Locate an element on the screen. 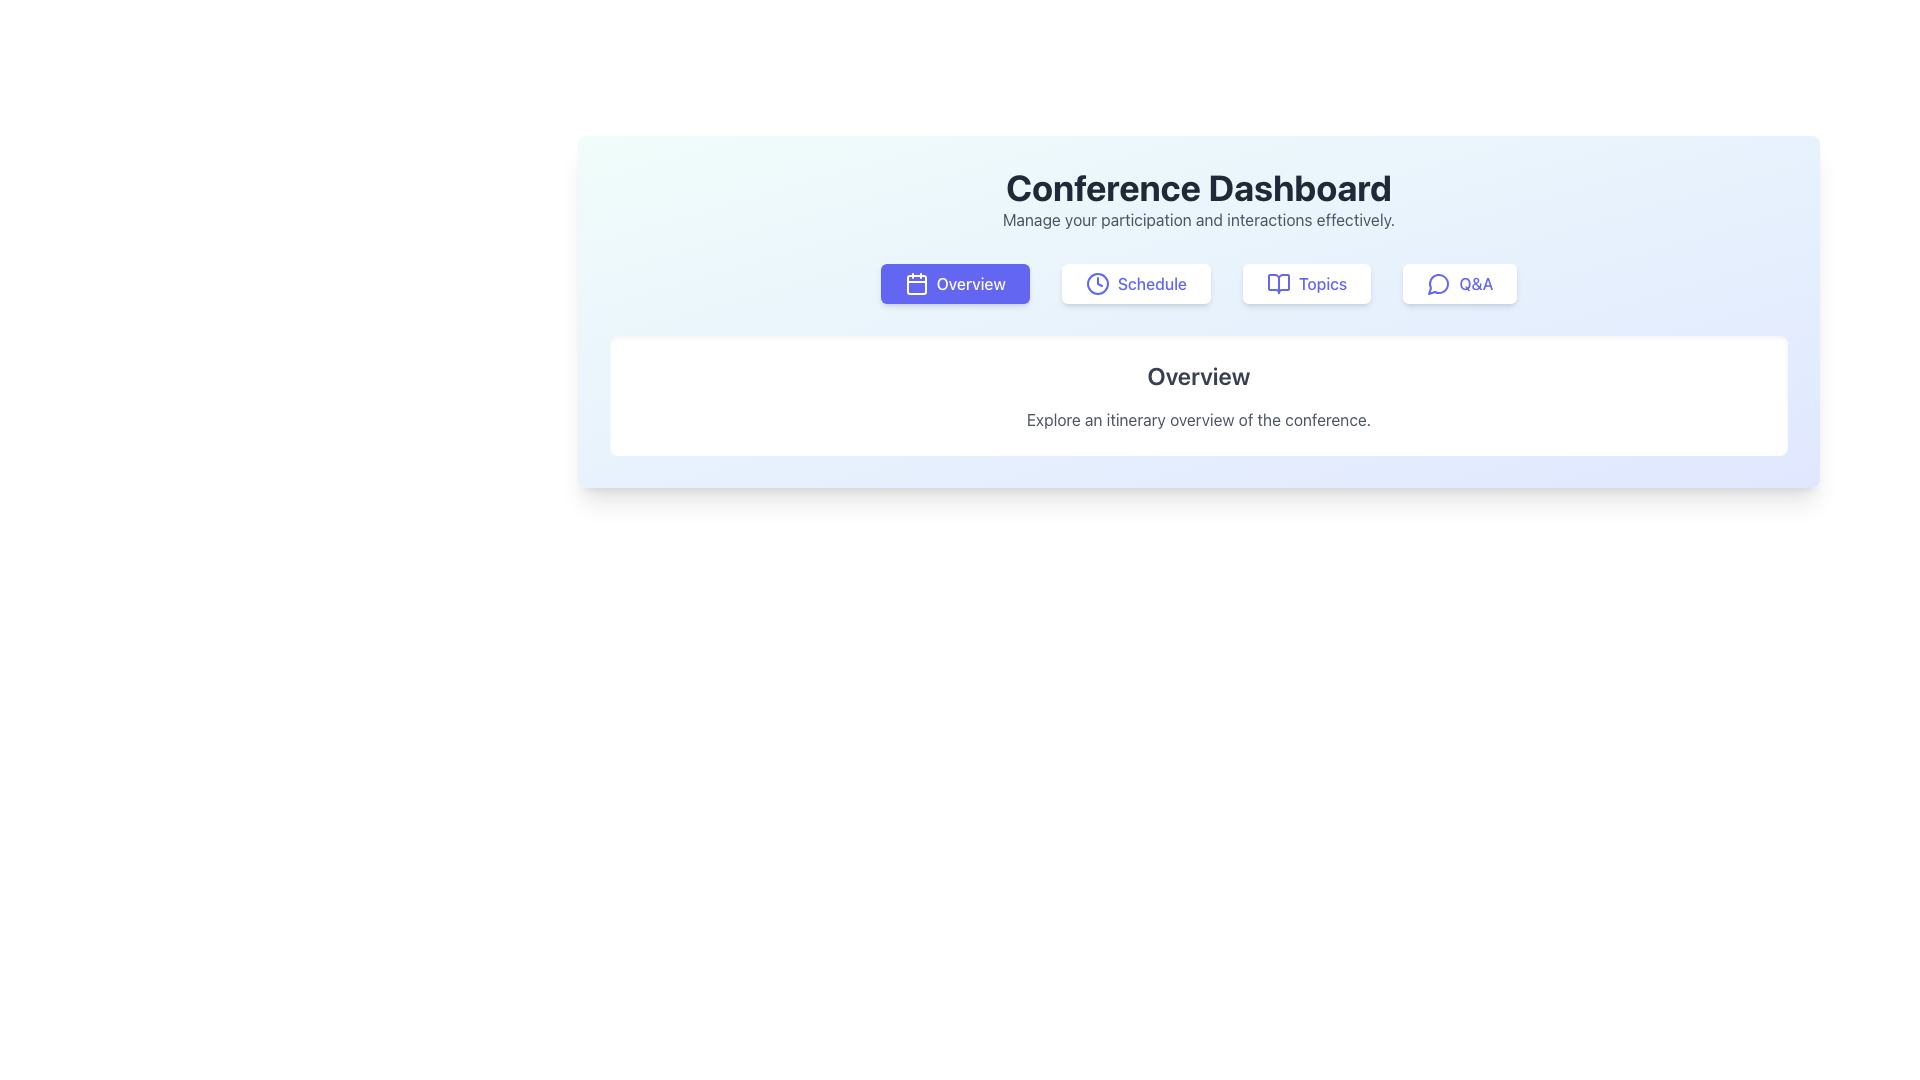  the decorative vector graphic within the 'Topics' button, which is the third button in a row of four buttons below the 'Conference Dashboard' heading is located at coordinates (1277, 284).